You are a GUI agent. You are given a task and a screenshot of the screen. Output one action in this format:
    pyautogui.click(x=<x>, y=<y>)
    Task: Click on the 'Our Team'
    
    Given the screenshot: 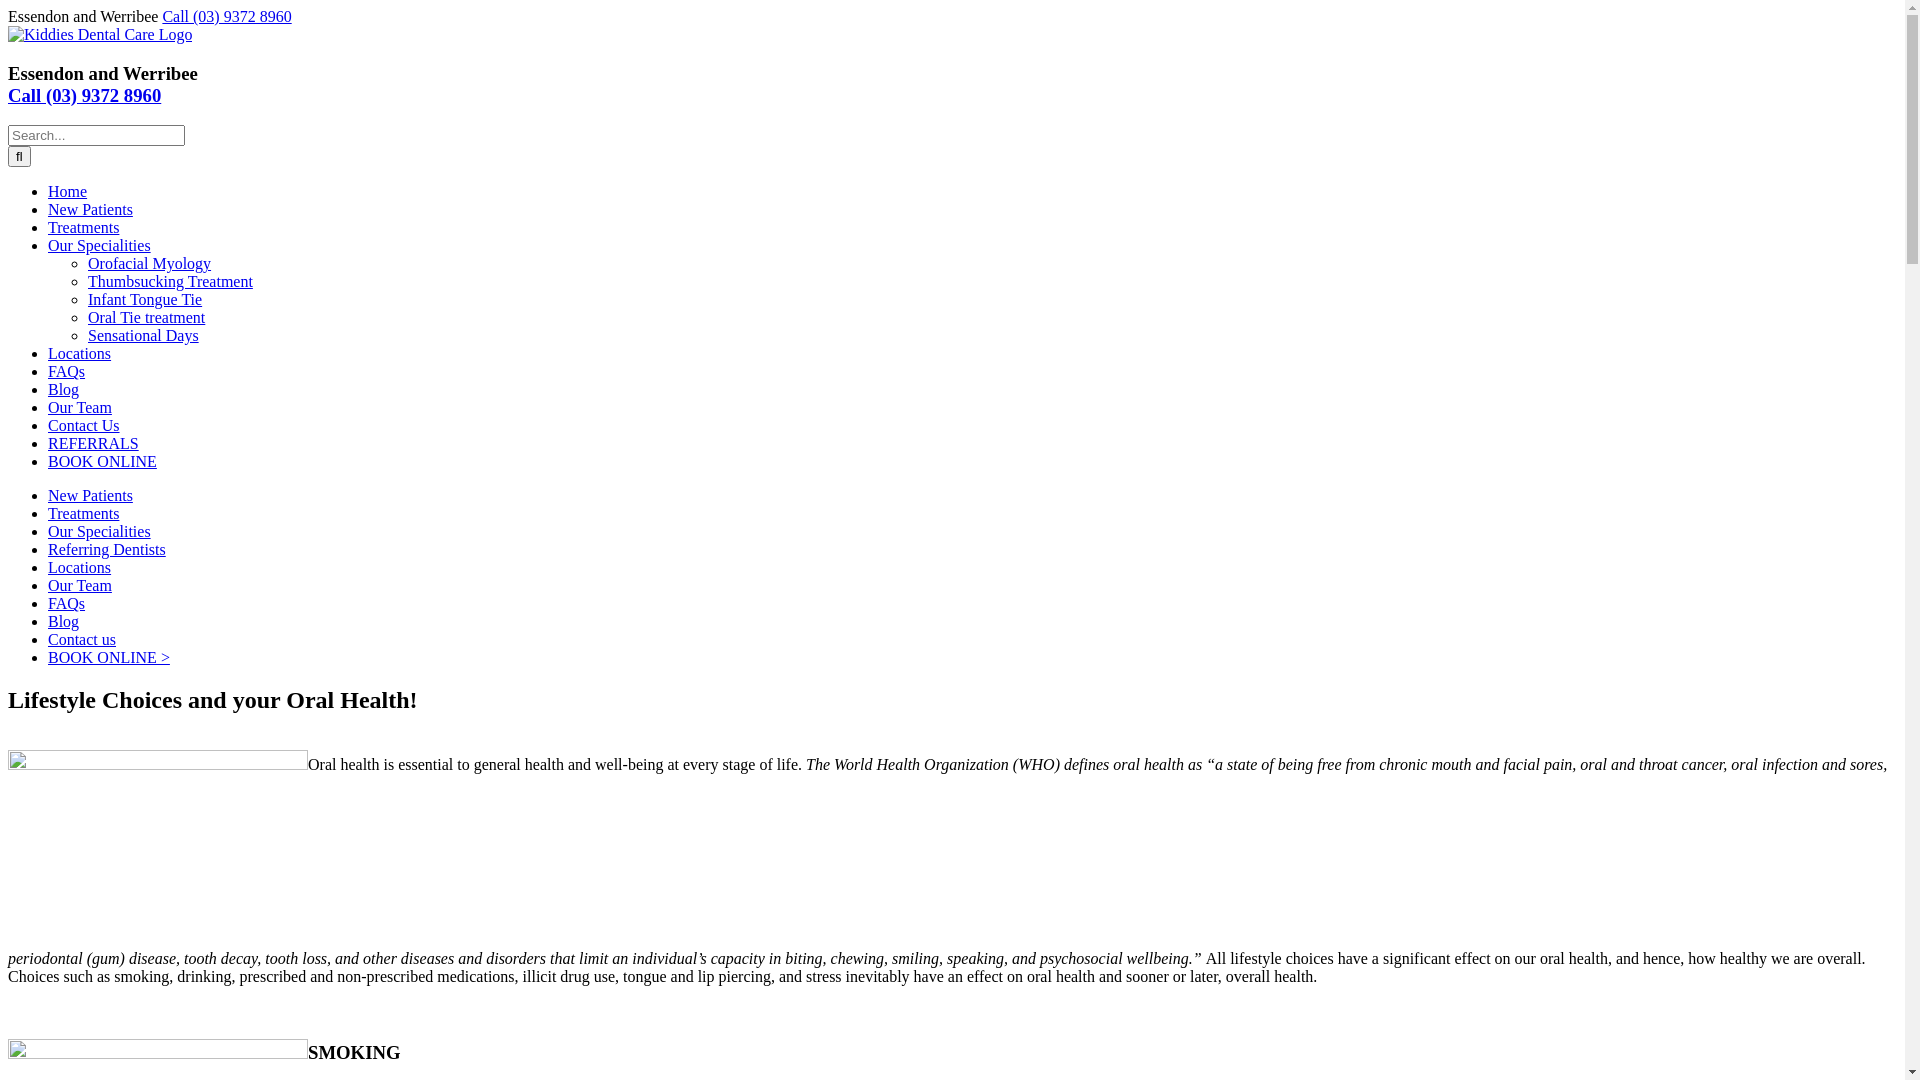 What is the action you would take?
    pyautogui.click(x=80, y=585)
    